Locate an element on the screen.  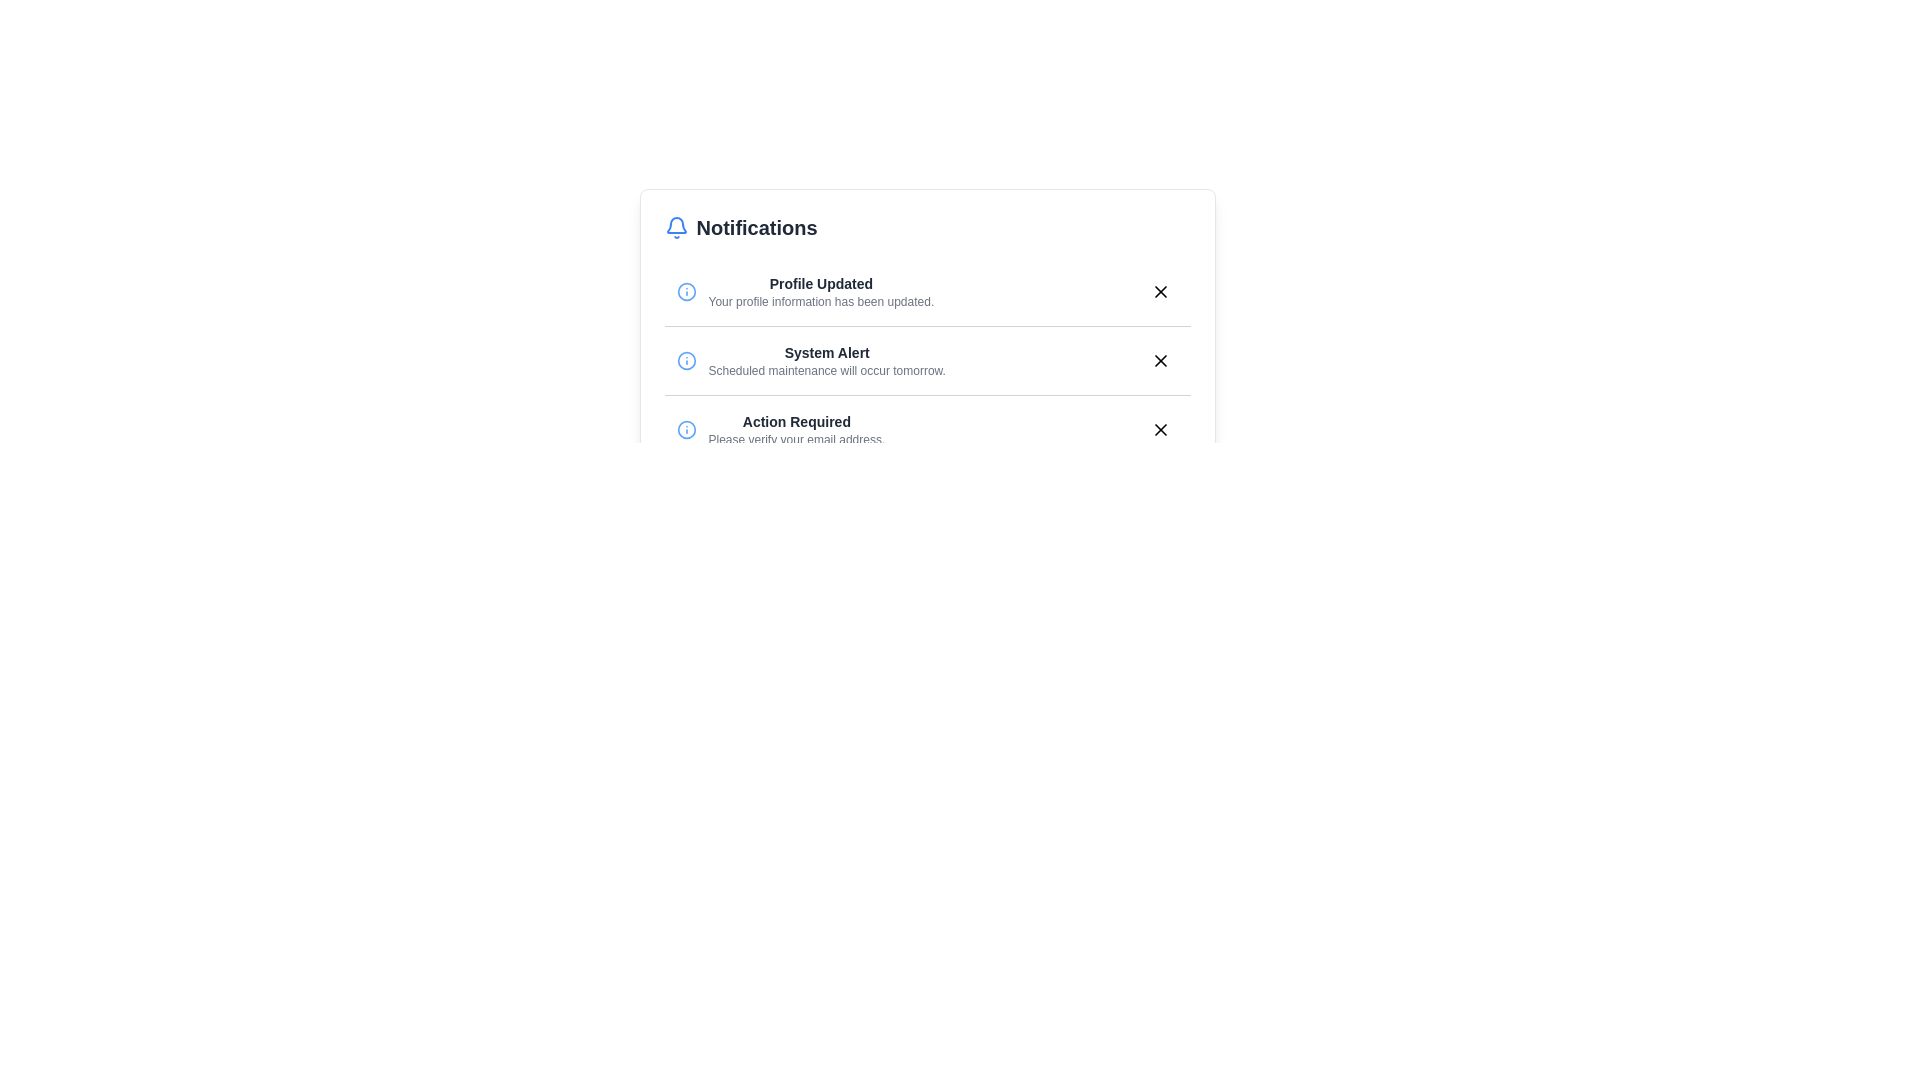
the notification item that informs users about scheduled maintenance is located at coordinates (926, 360).